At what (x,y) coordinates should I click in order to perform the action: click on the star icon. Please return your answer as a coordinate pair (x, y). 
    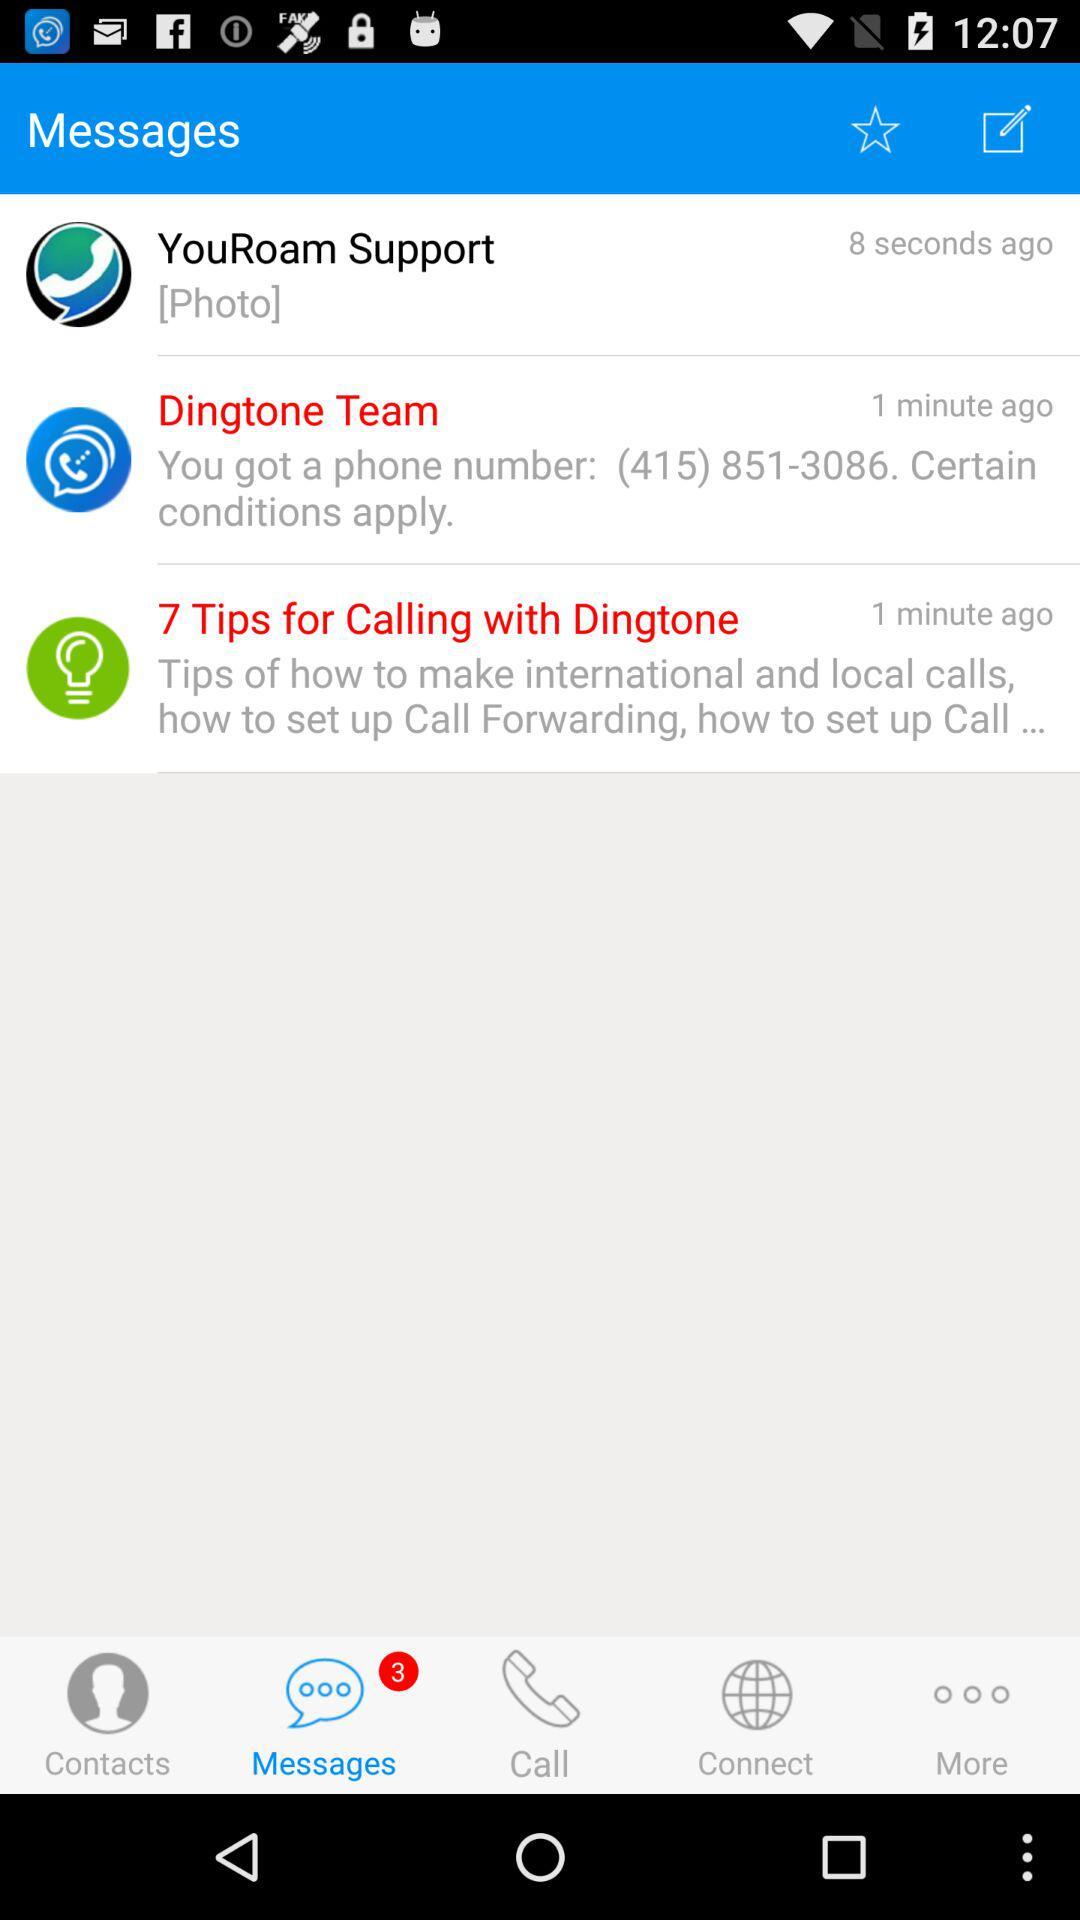
    Looking at the image, I should click on (874, 136).